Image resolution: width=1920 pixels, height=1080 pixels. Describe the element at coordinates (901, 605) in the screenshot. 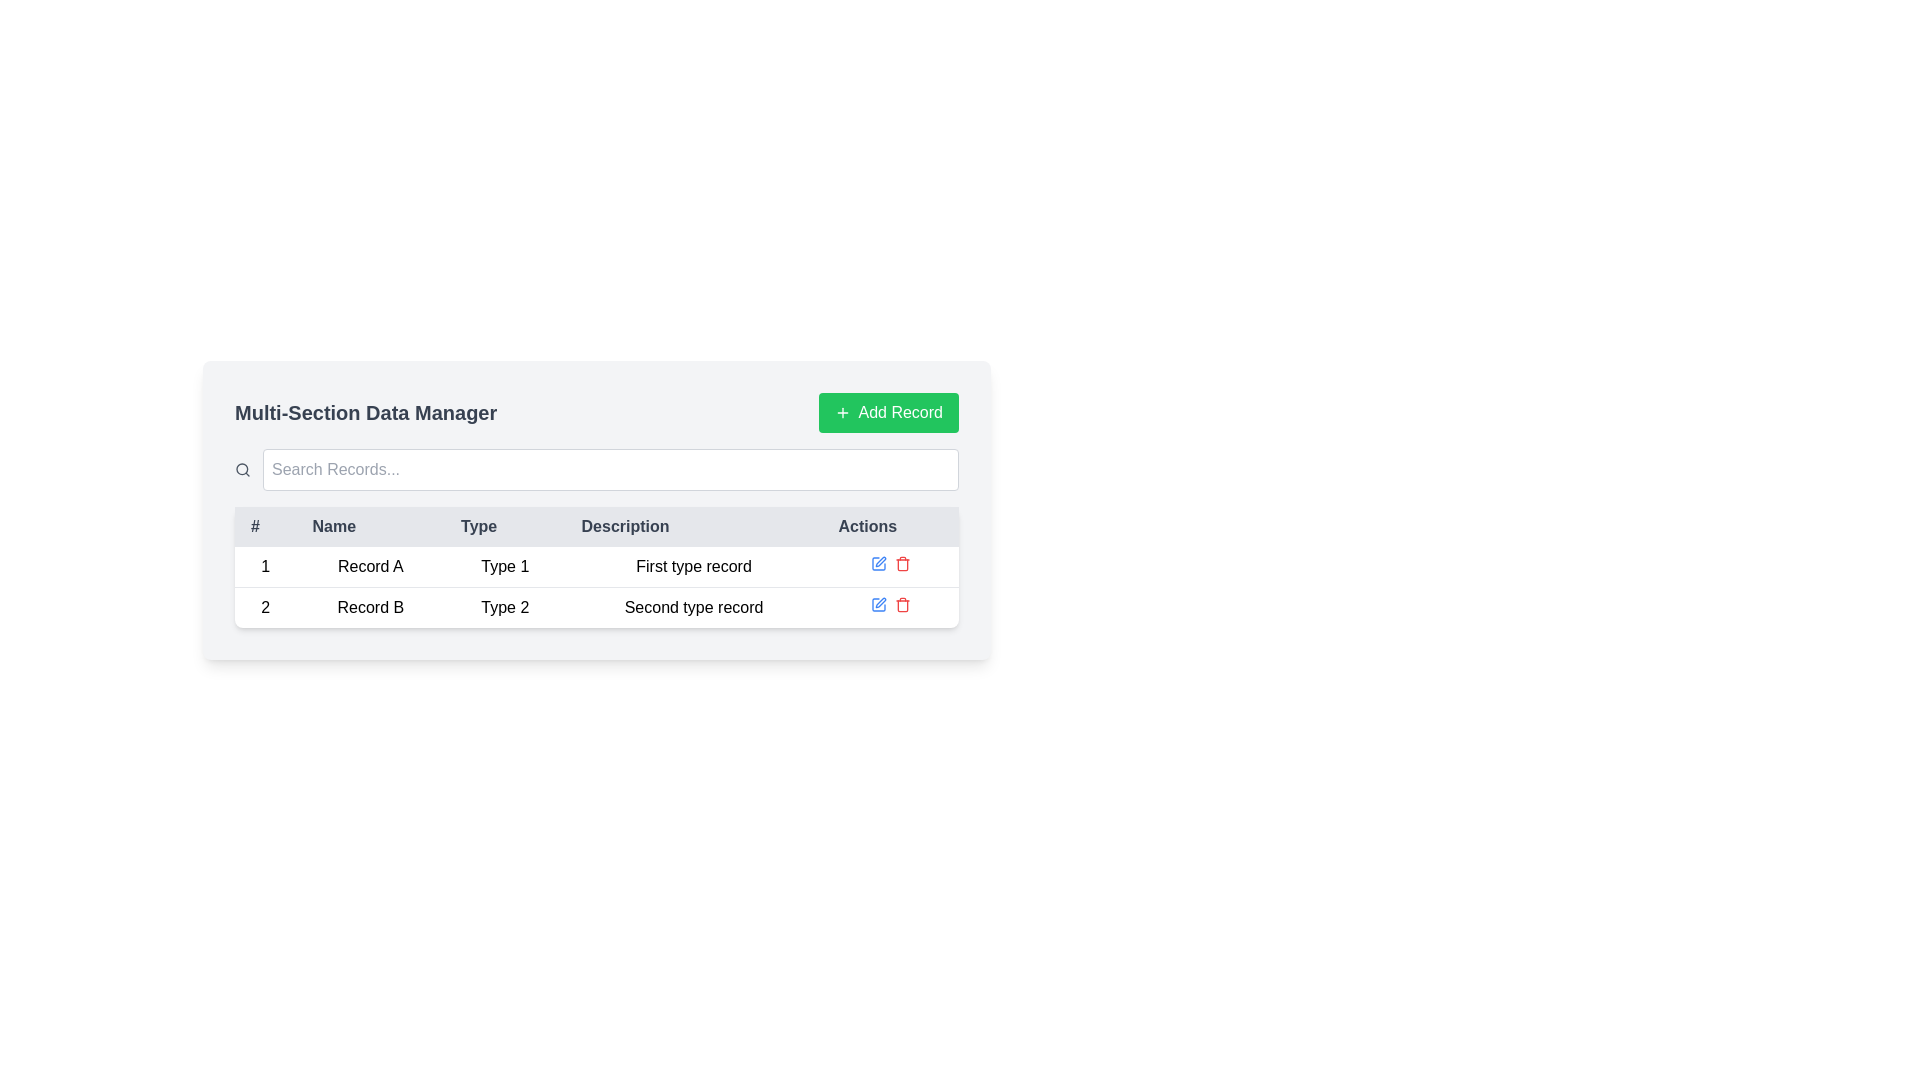

I see `SVG properties of the trash bin icon, which is a rectangle or square-shaped icon located in the 'Actions' column of the row corresponding to 'Record B'` at that location.